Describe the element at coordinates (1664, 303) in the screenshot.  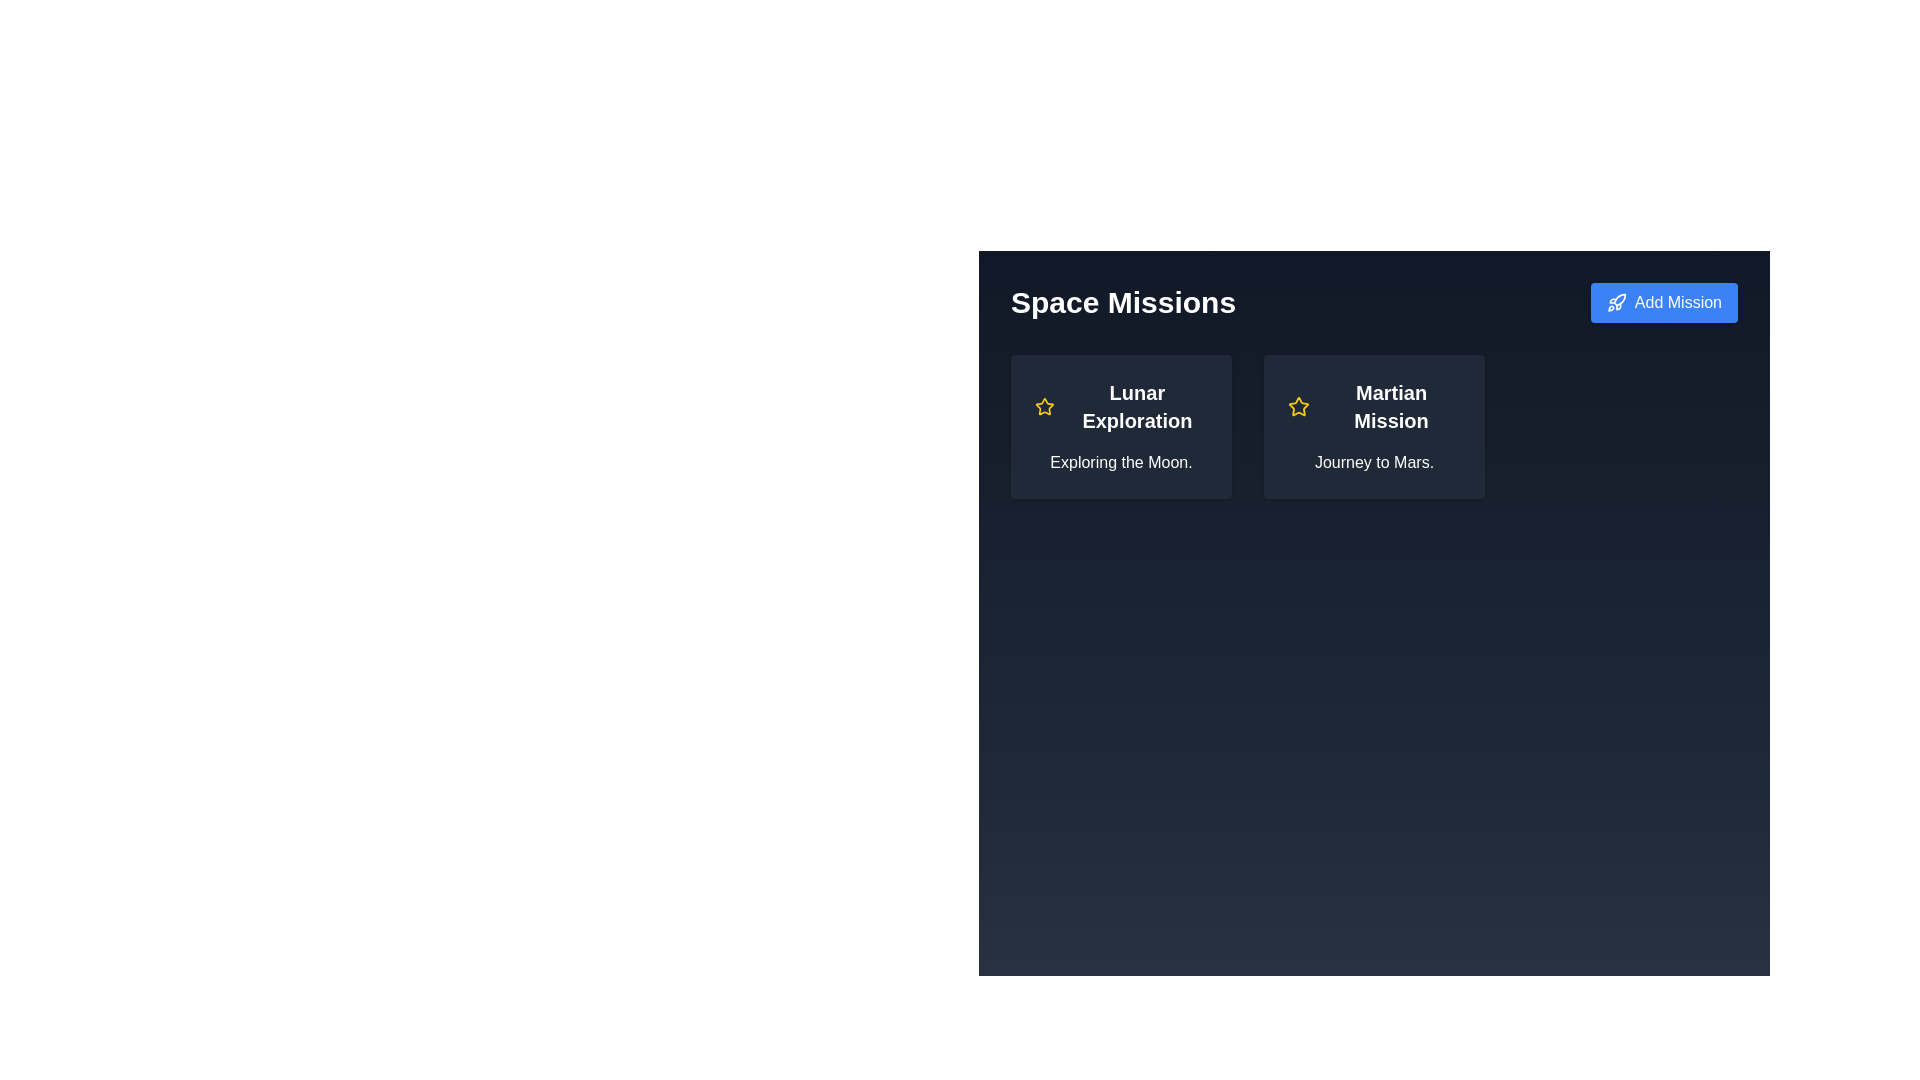
I see `the 'Add New Mission' button located in the top-right area next to the 'Space Missions' title` at that location.